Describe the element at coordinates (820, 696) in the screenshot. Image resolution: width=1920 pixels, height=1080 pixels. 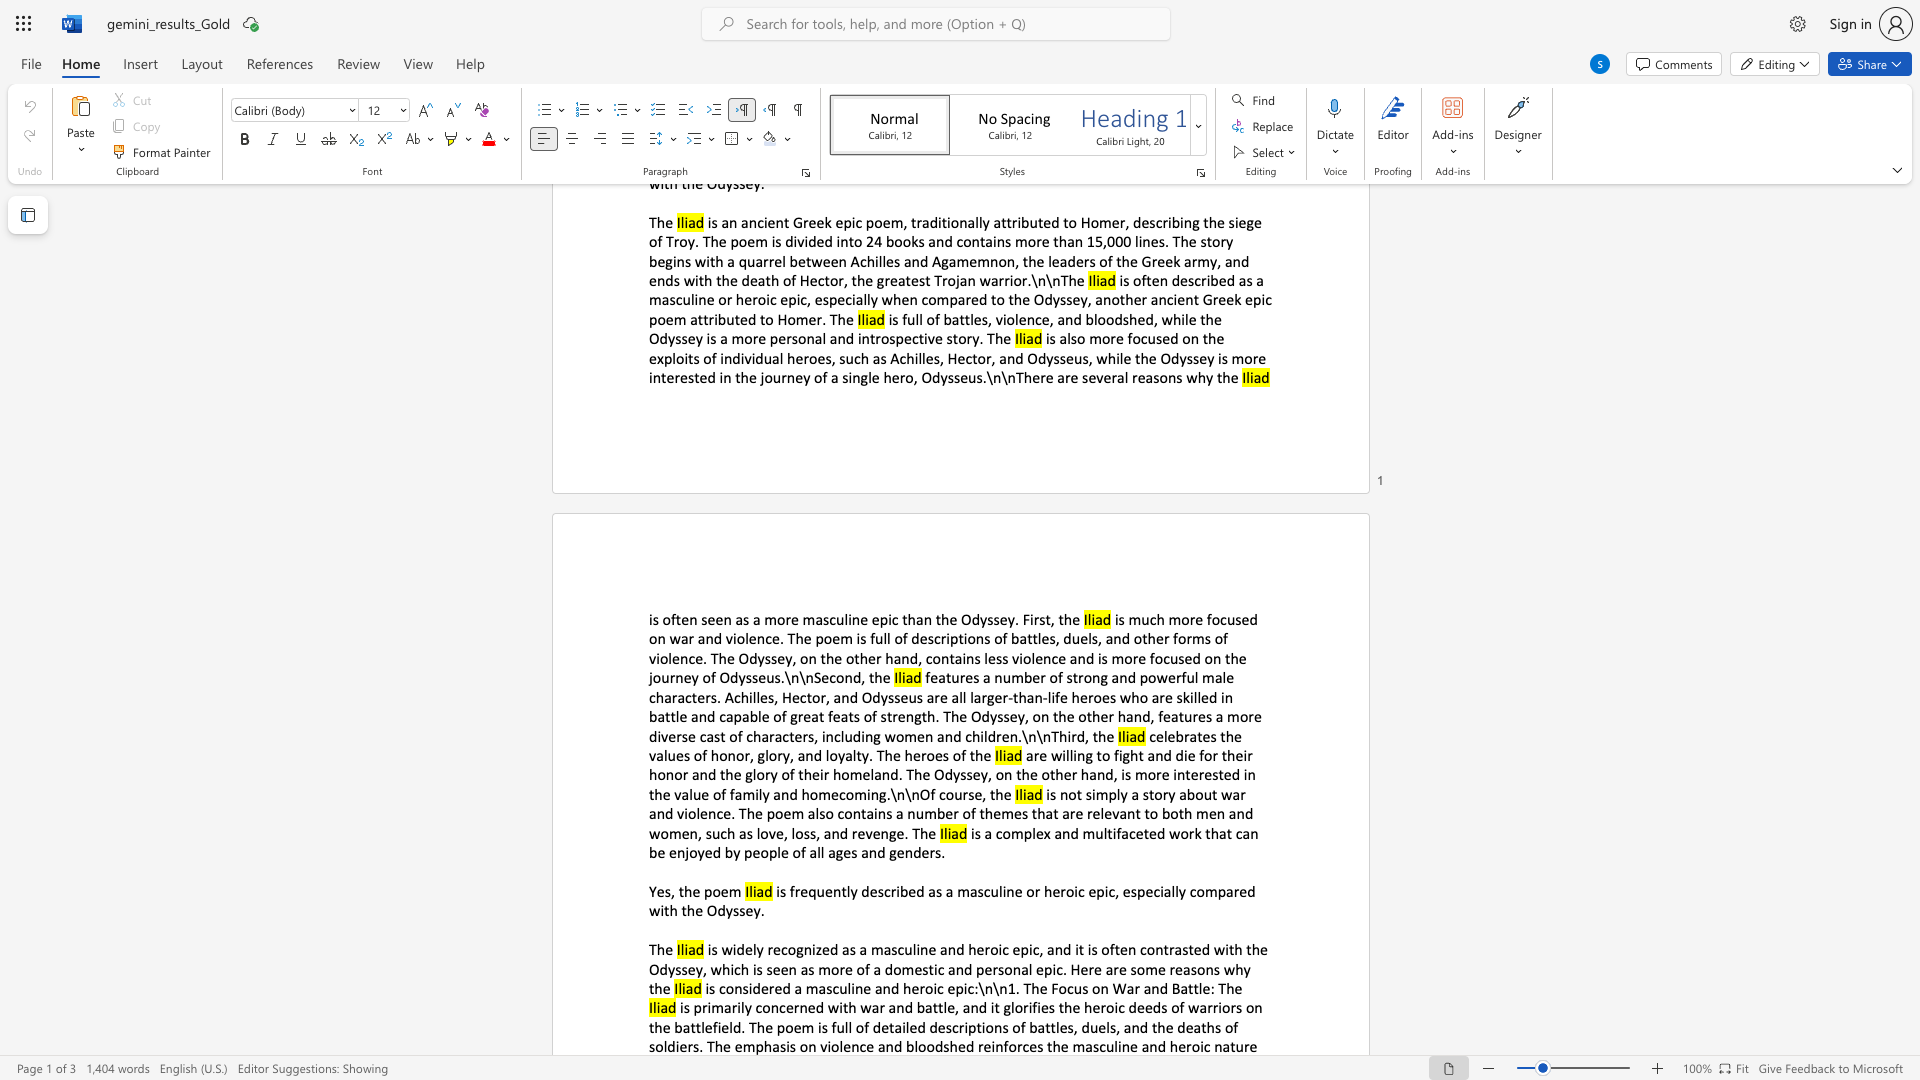
I see `the subset text "r, and Odysseus are al" within the text "features a number of strong and powerful male characters. Achilles, Hector, and Odysseus are all larger-than-life heroes who are skilled in battle and capable of great feats of strength. The Odyssey, on the other hand, features a more diverse cast of characters, including women and children.\n\nThird, the"` at that location.